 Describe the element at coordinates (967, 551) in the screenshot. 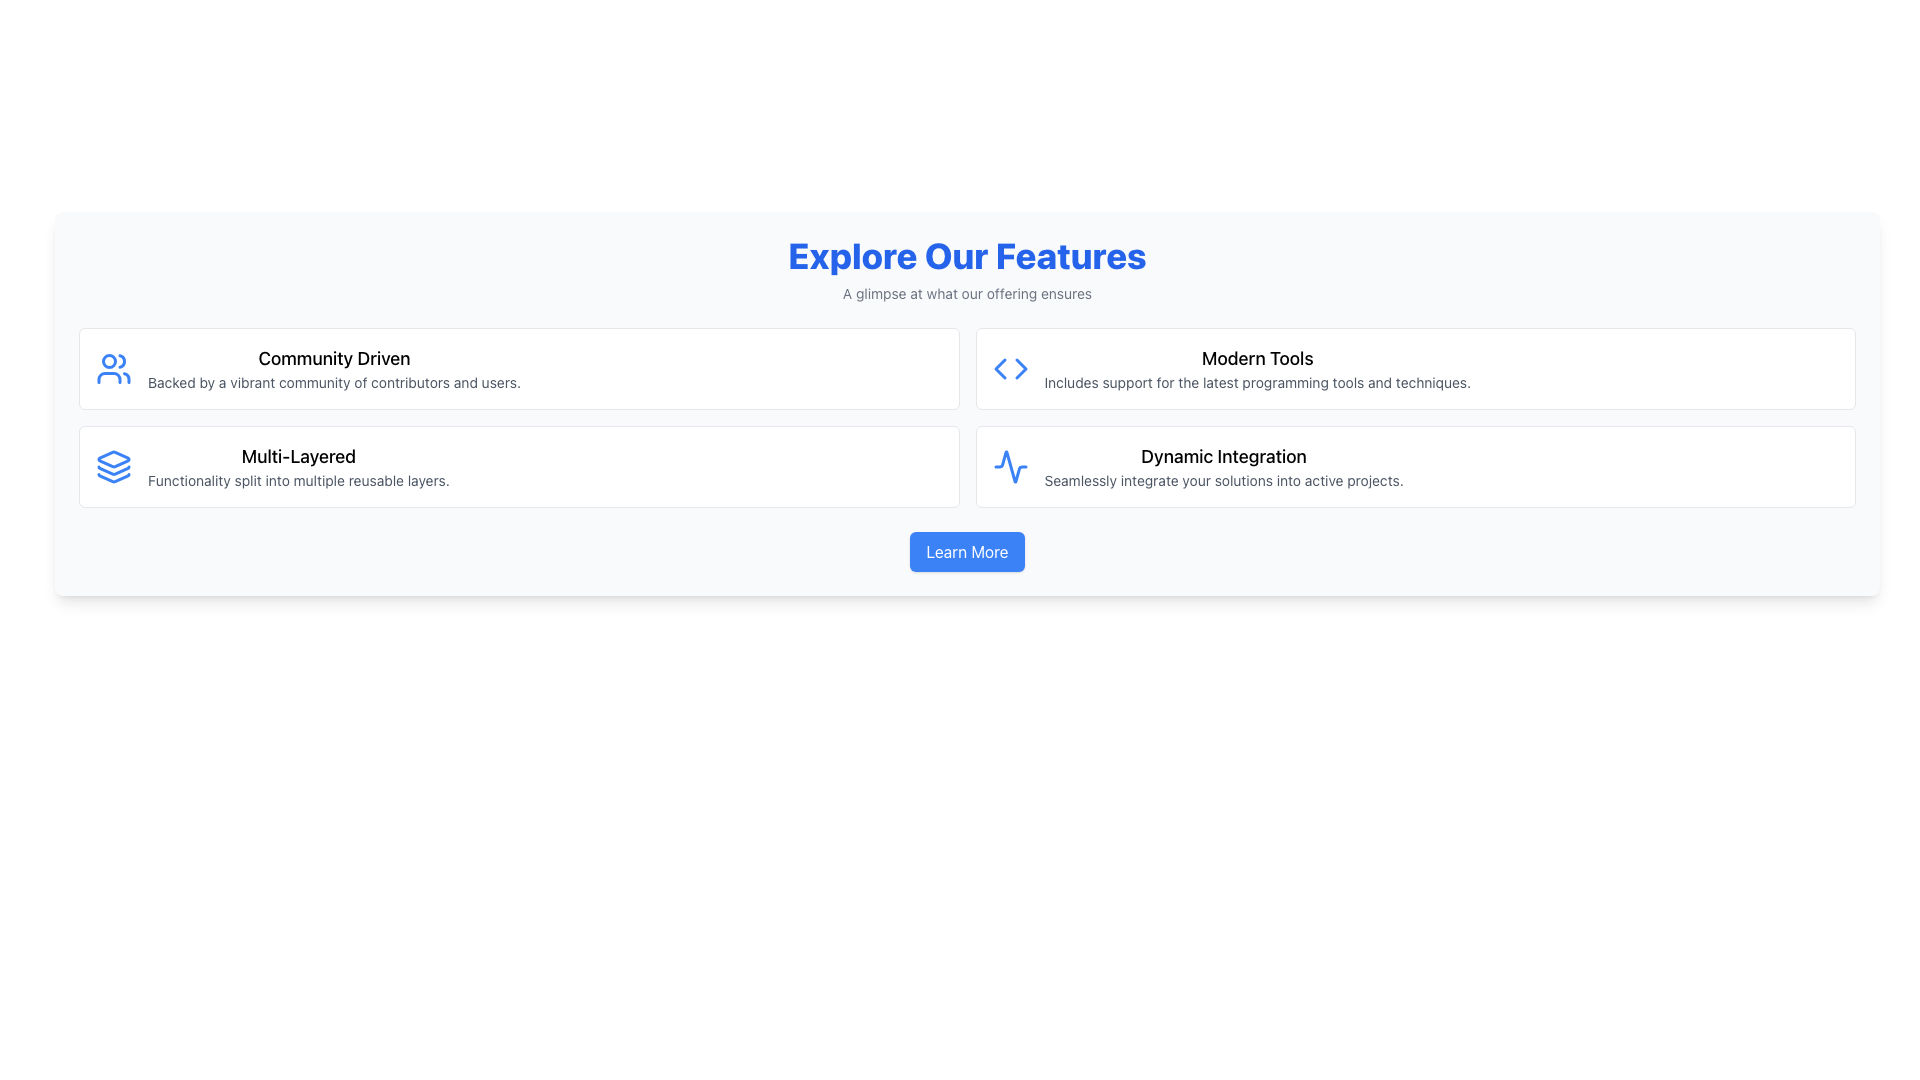

I see `the 'Learn More' button, which is a vibrant blue button with white text, located centrally at the bottom of the feature exploration section` at that location.